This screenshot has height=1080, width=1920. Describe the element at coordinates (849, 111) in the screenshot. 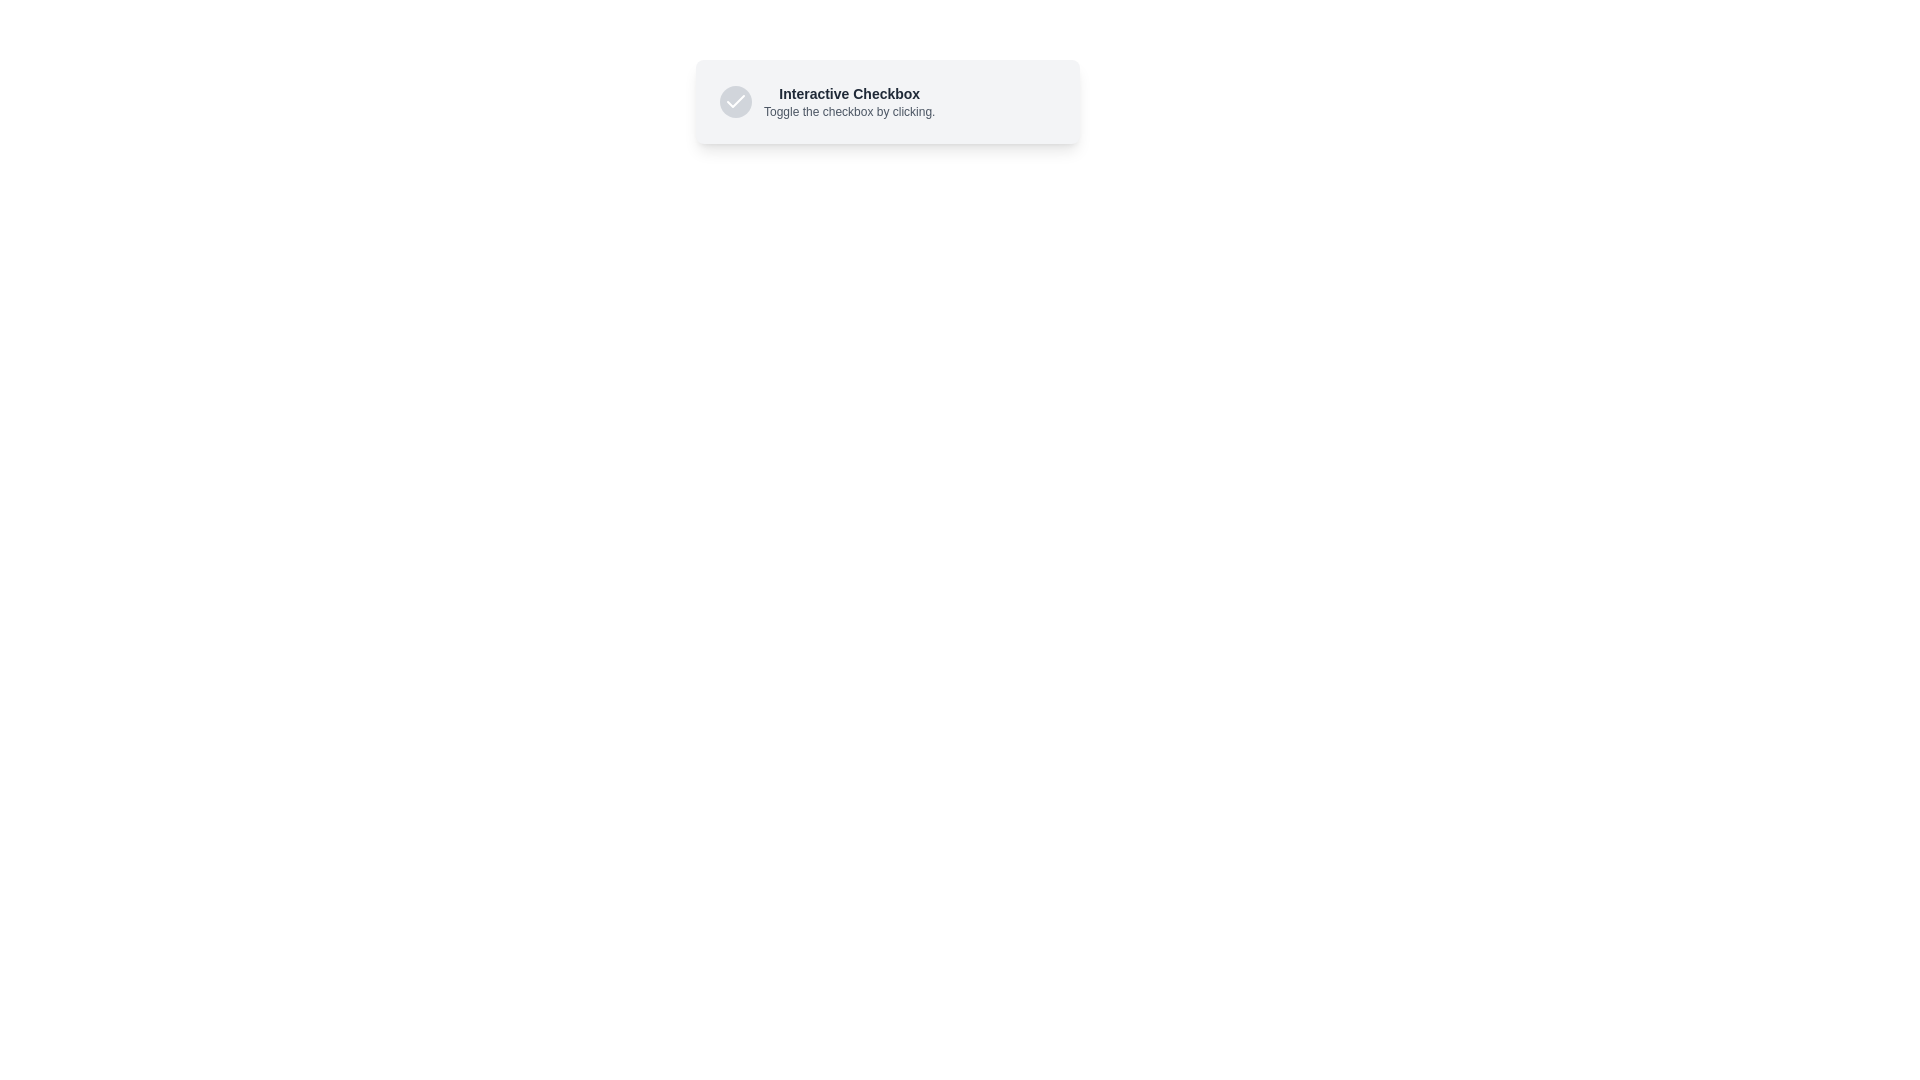

I see `the text label that displays 'Toggle the checkbox by clicking.' which is styled in gray and located below the 'Interactive Checkbox' text` at that location.